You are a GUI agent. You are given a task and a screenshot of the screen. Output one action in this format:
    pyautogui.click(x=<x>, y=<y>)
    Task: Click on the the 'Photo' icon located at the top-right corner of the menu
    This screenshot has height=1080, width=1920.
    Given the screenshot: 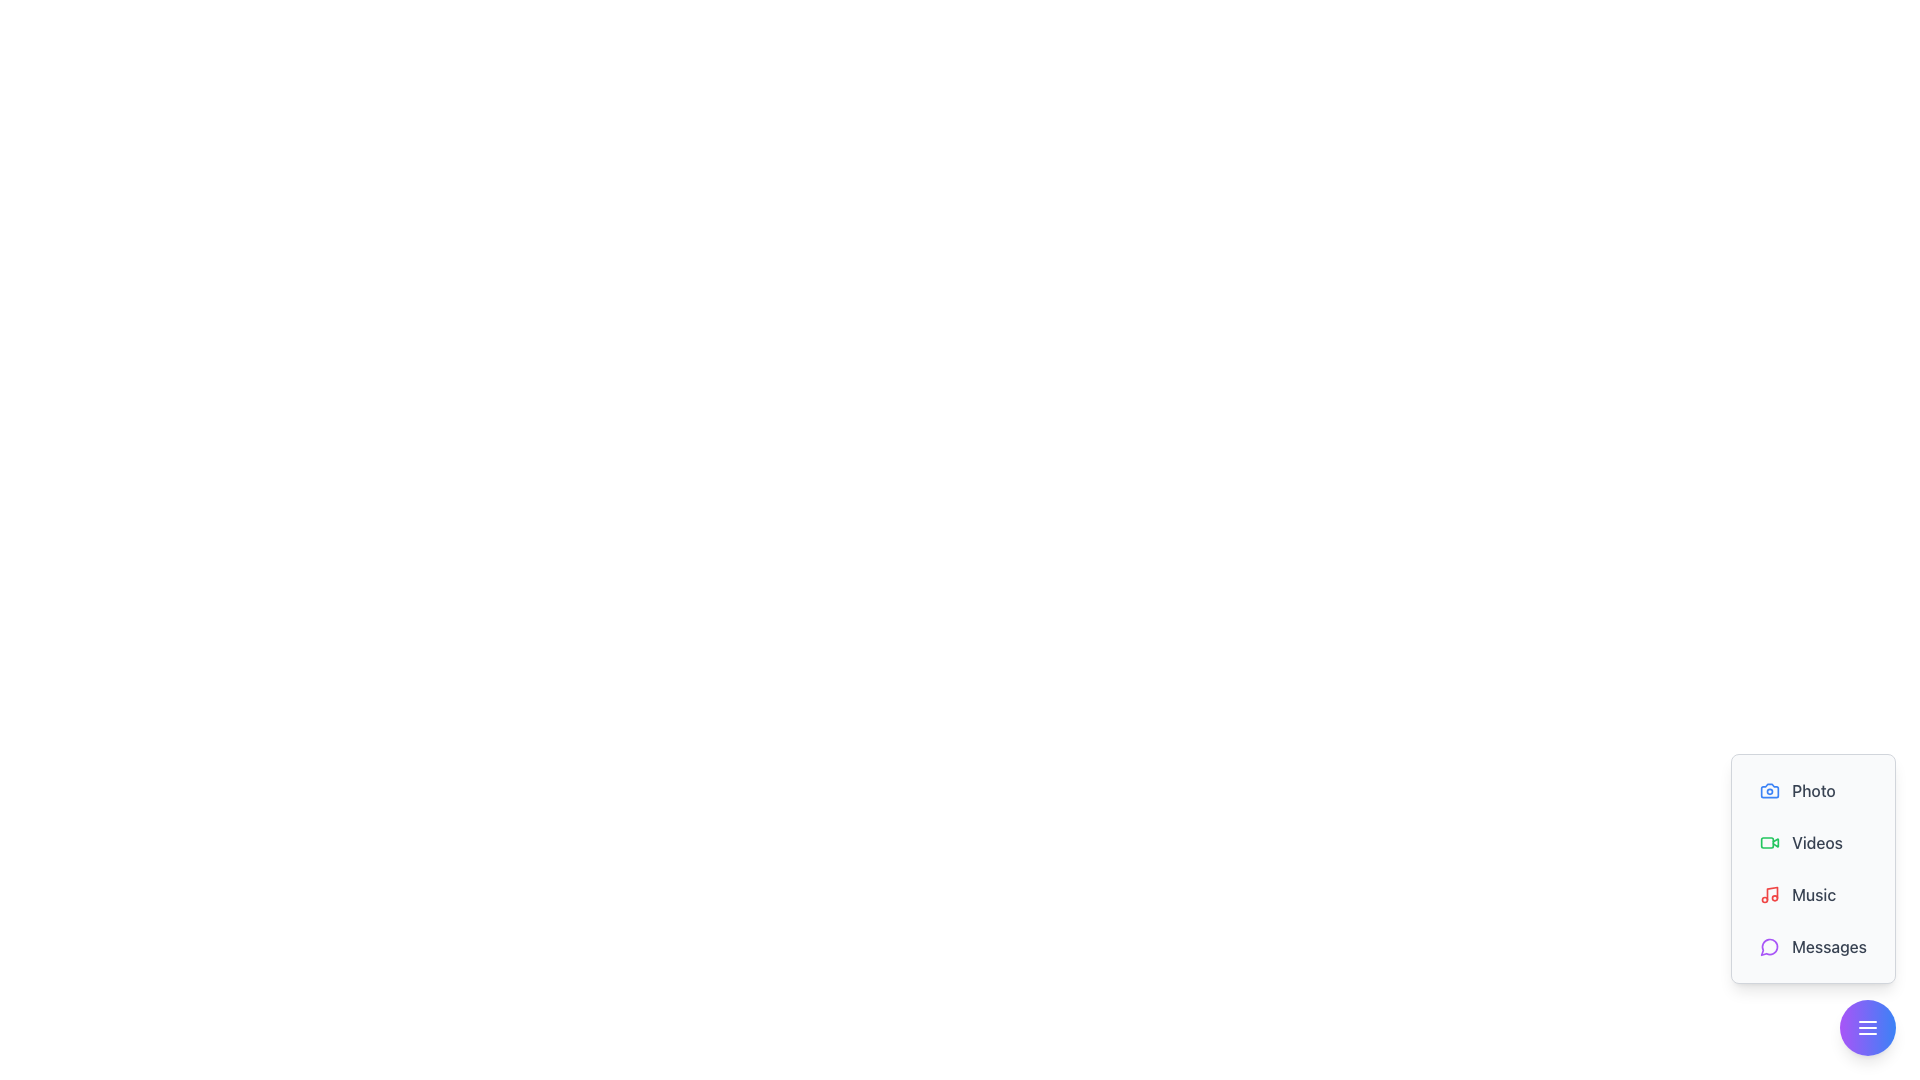 What is the action you would take?
    pyautogui.click(x=1770, y=789)
    